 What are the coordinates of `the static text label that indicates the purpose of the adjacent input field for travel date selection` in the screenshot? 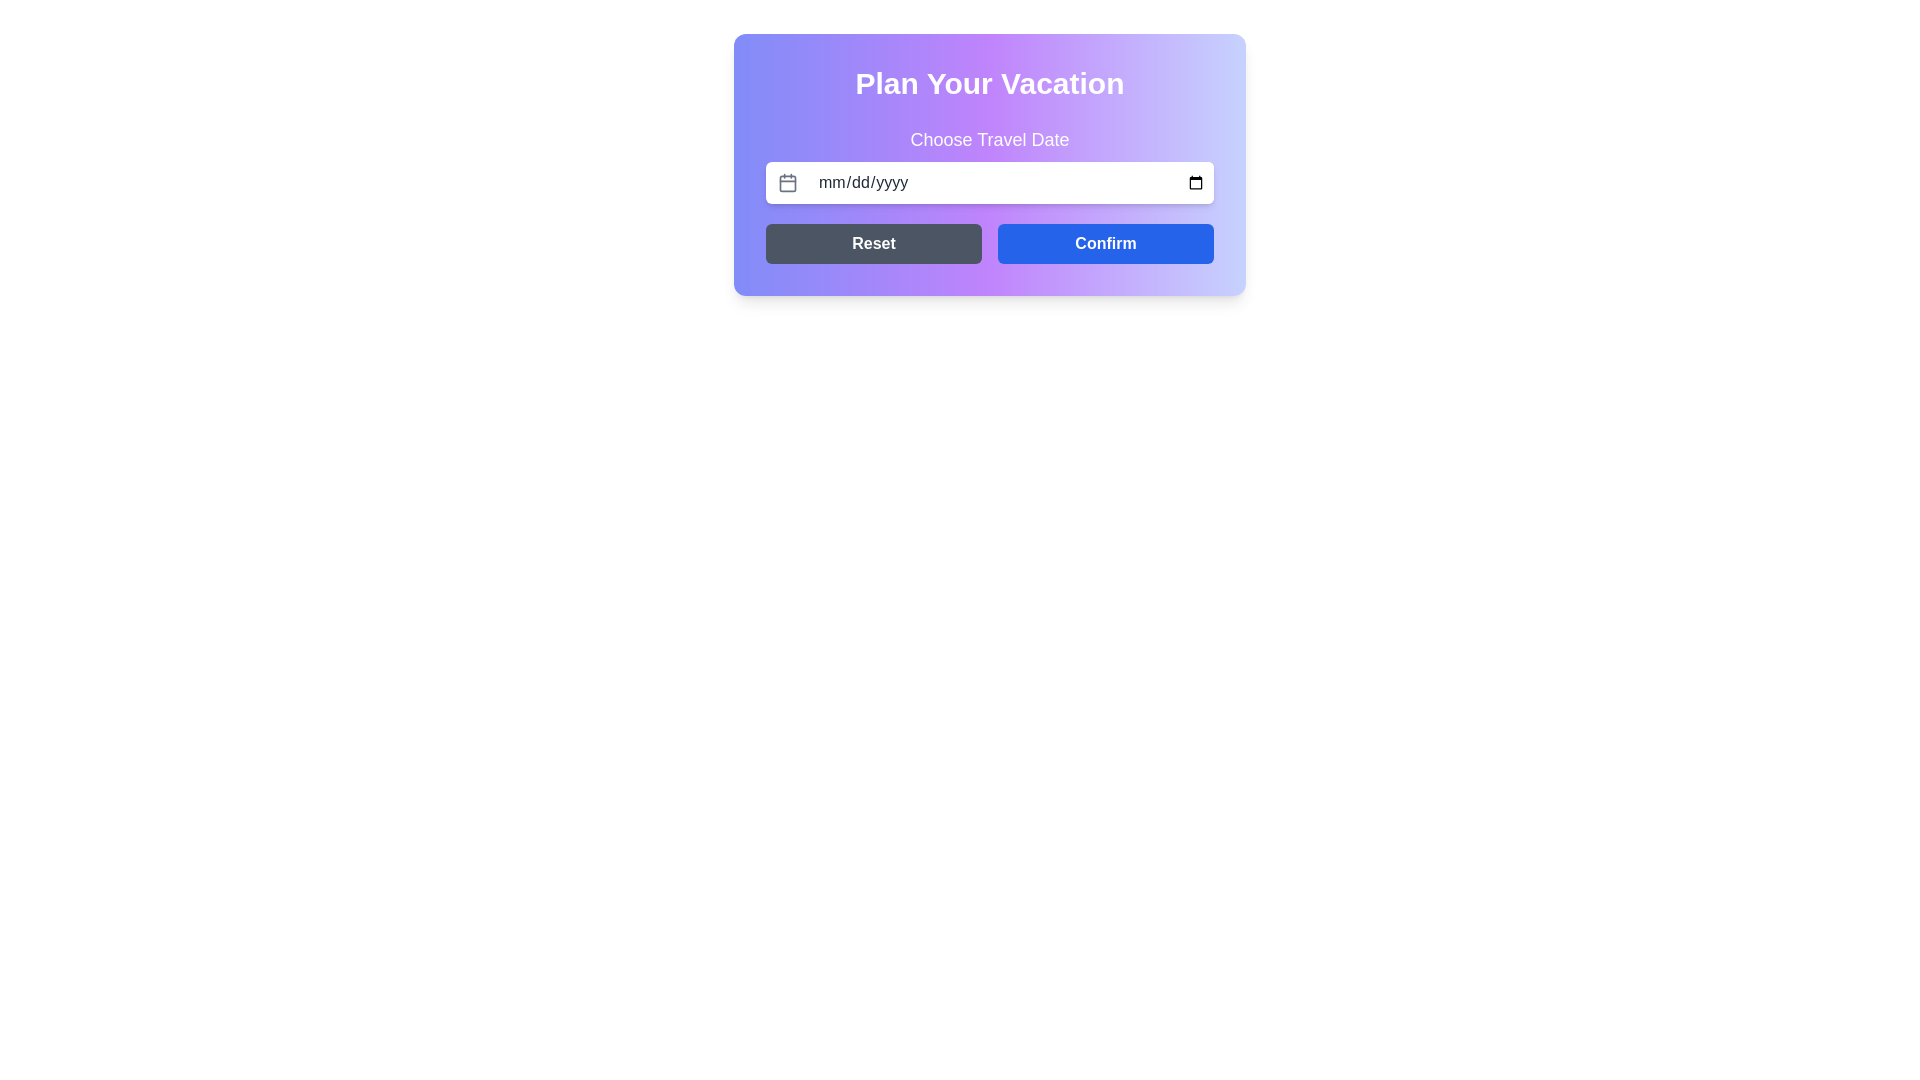 It's located at (989, 138).